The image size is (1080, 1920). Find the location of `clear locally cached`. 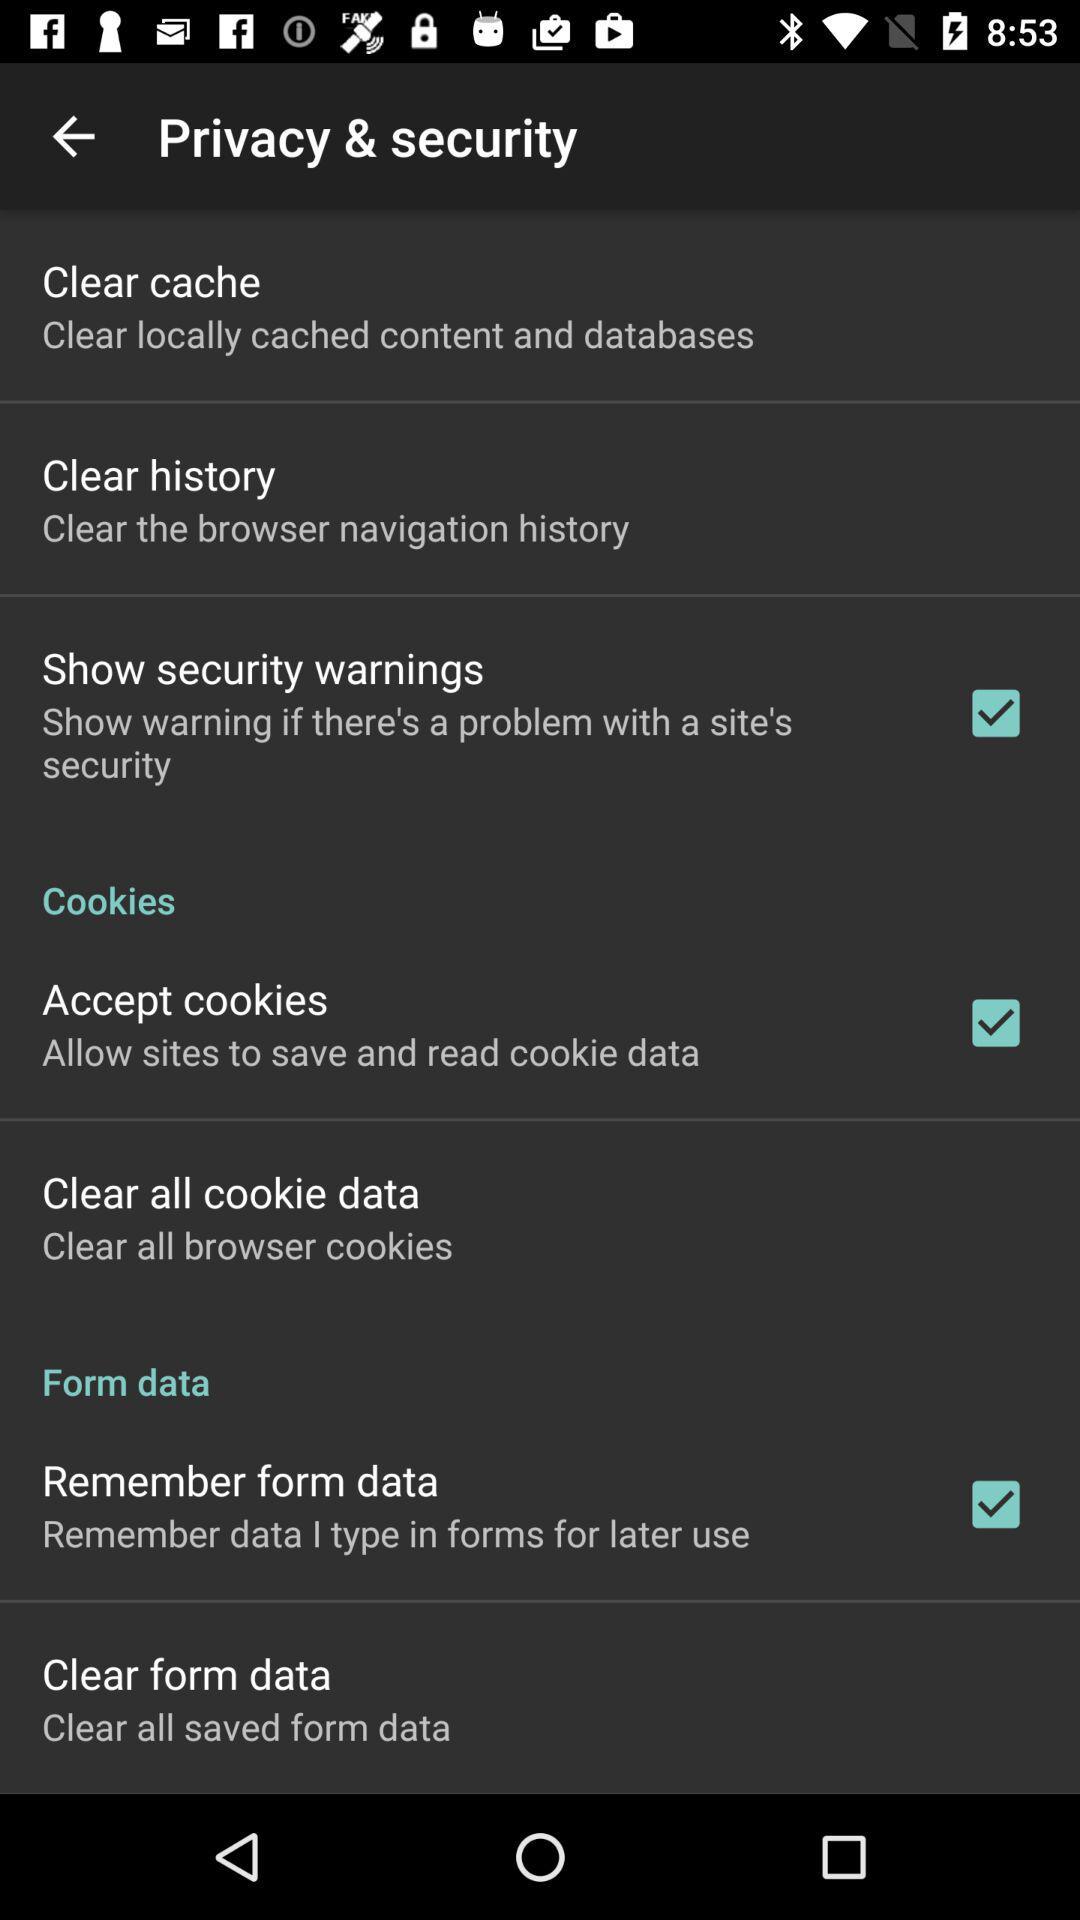

clear locally cached is located at coordinates (398, 333).